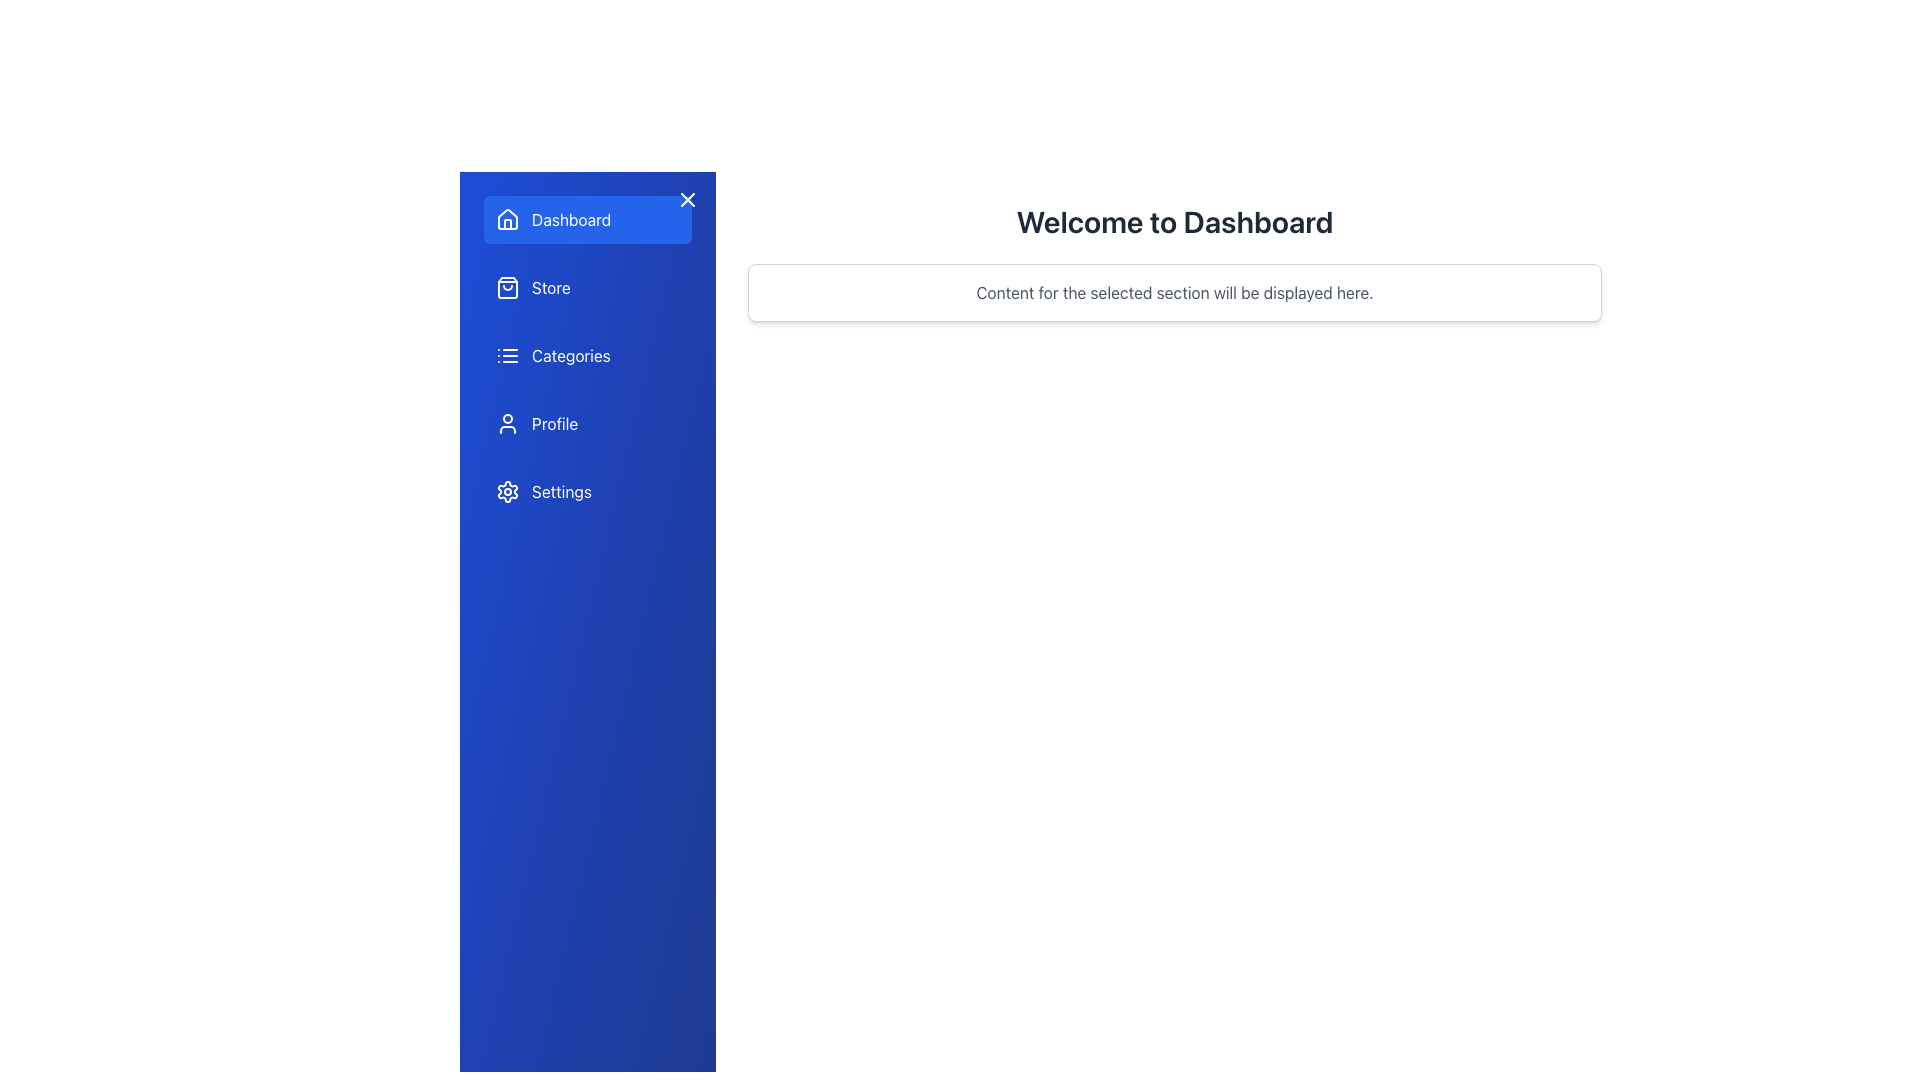 The height and width of the screenshot is (1080, 1920). I want to click on the user profile icon located in the left-hand vertical menu, adjacent to the text 'Profile', so click(508, 423).